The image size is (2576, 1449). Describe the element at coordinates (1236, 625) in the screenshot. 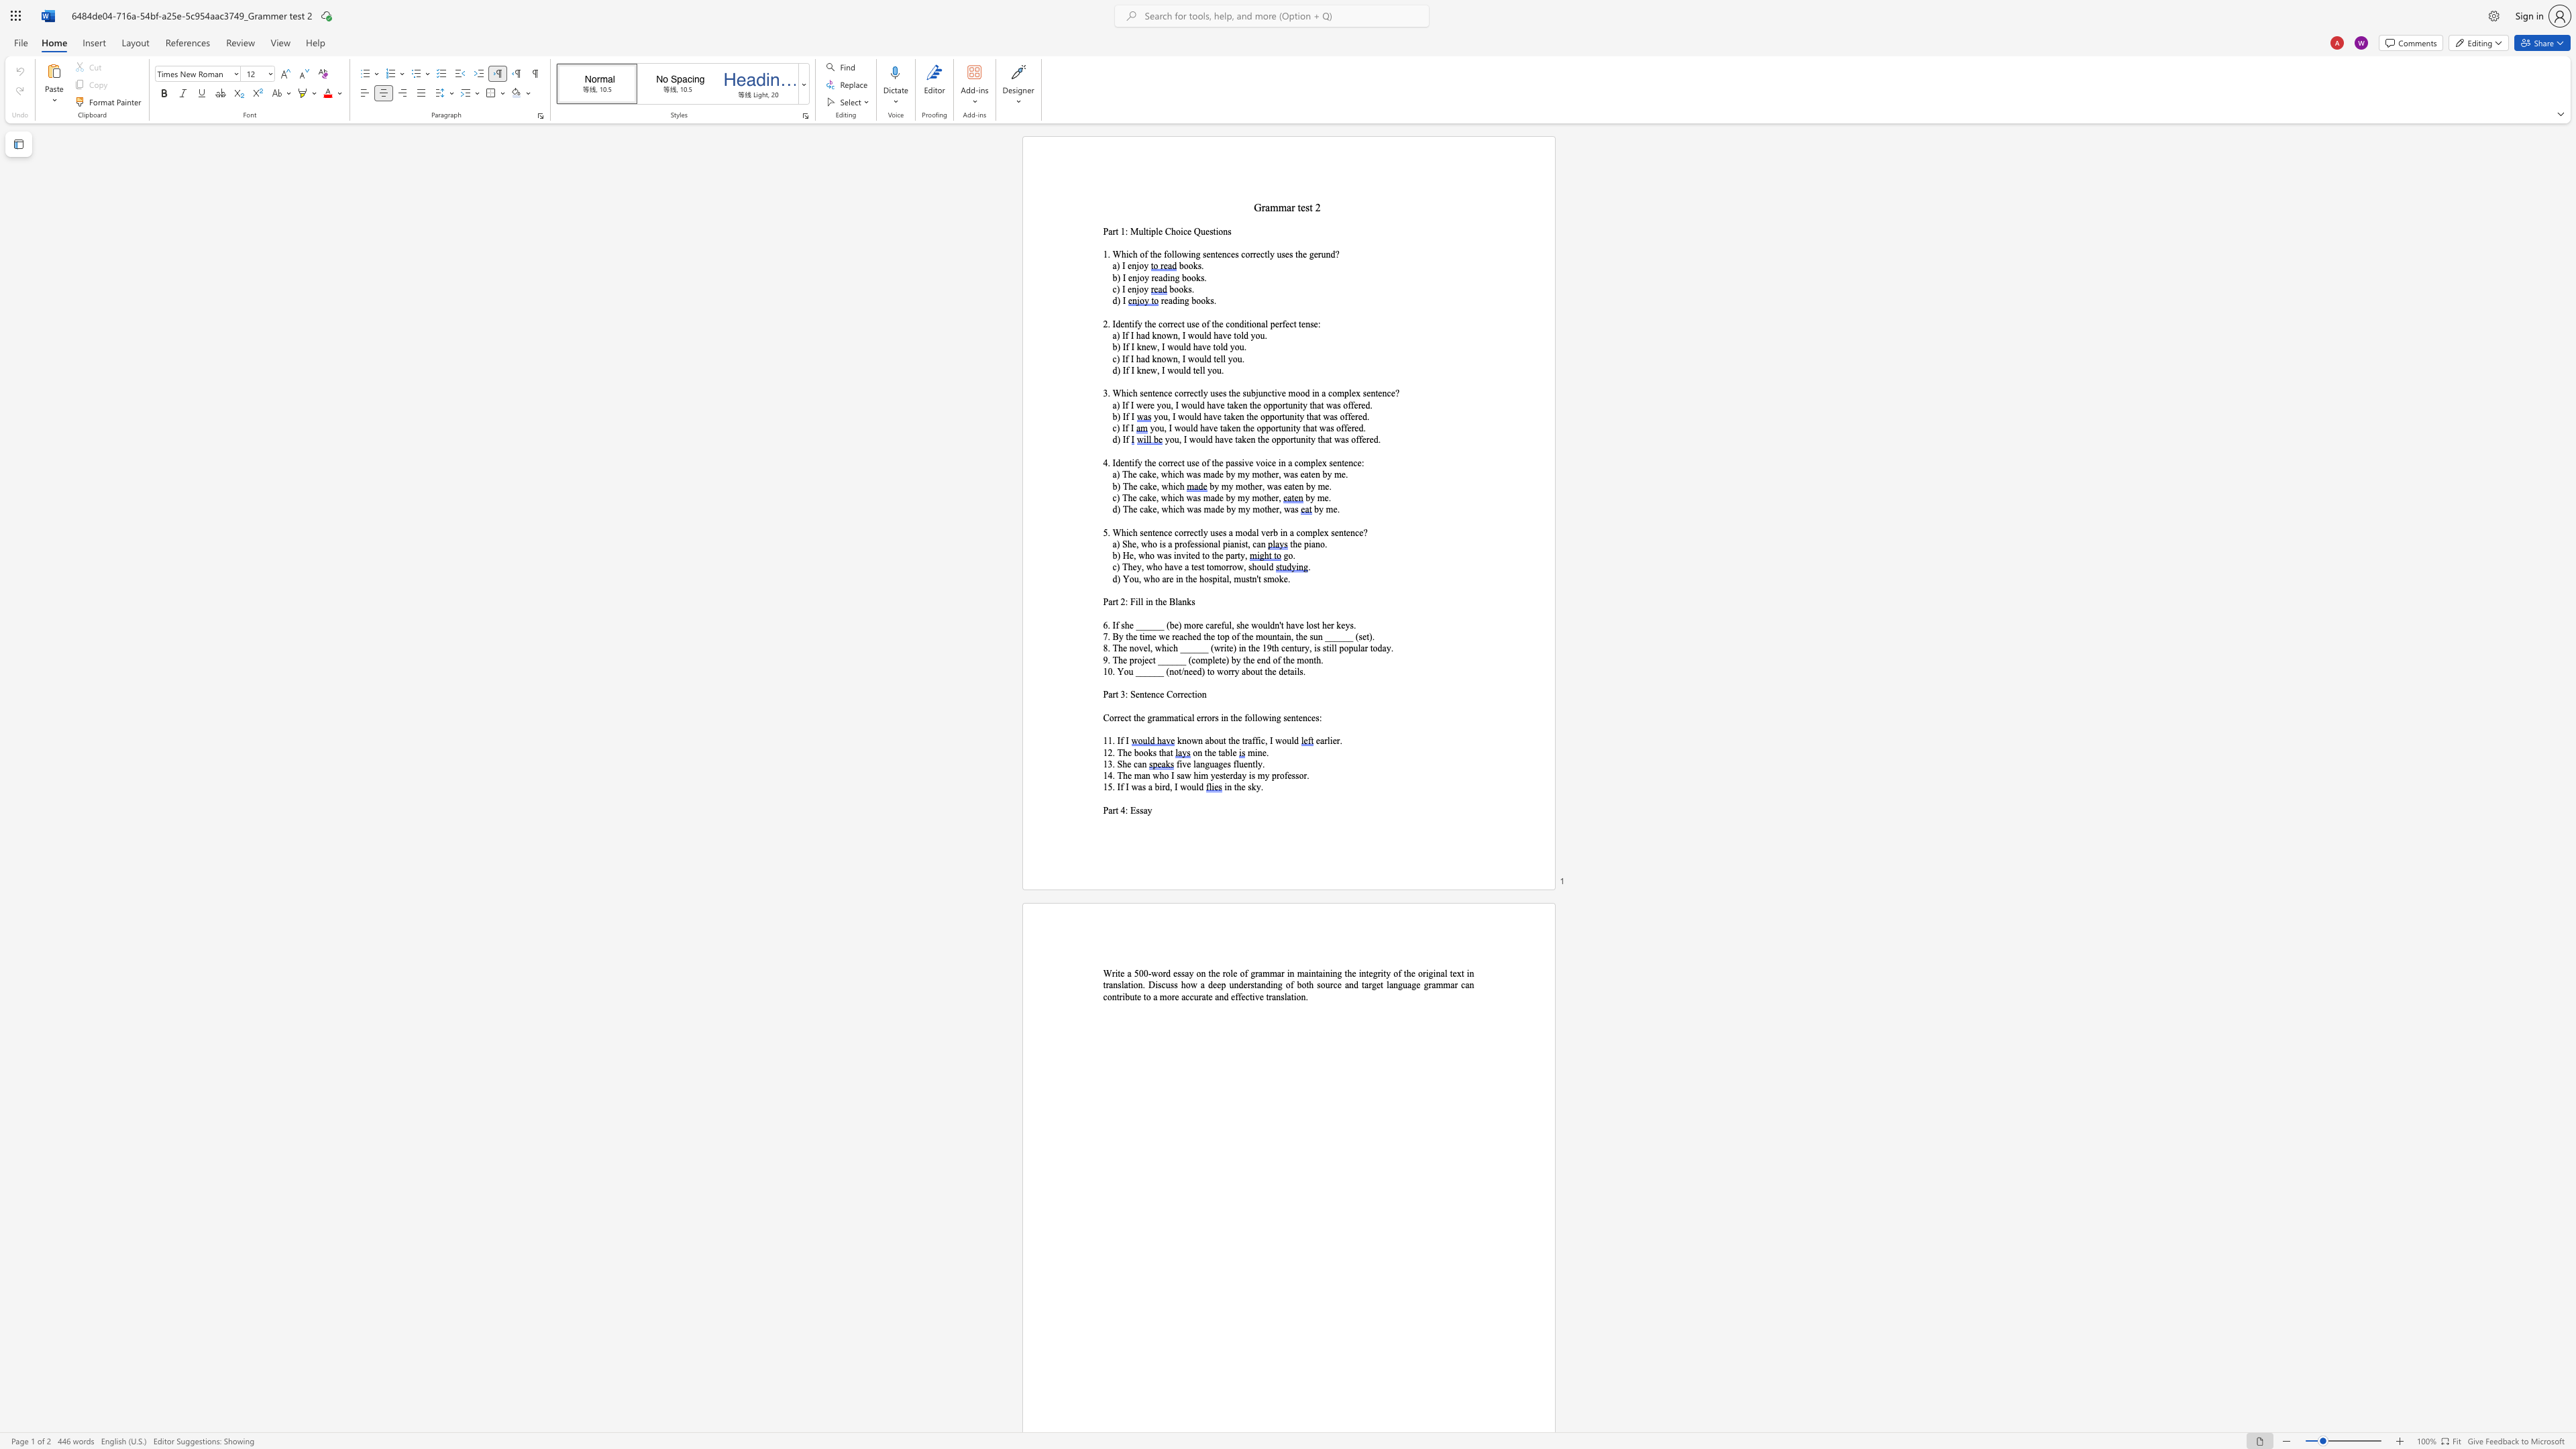

I see `the subset text "she" within the text "6. If she ______ (be) more careful, she"` at that location.